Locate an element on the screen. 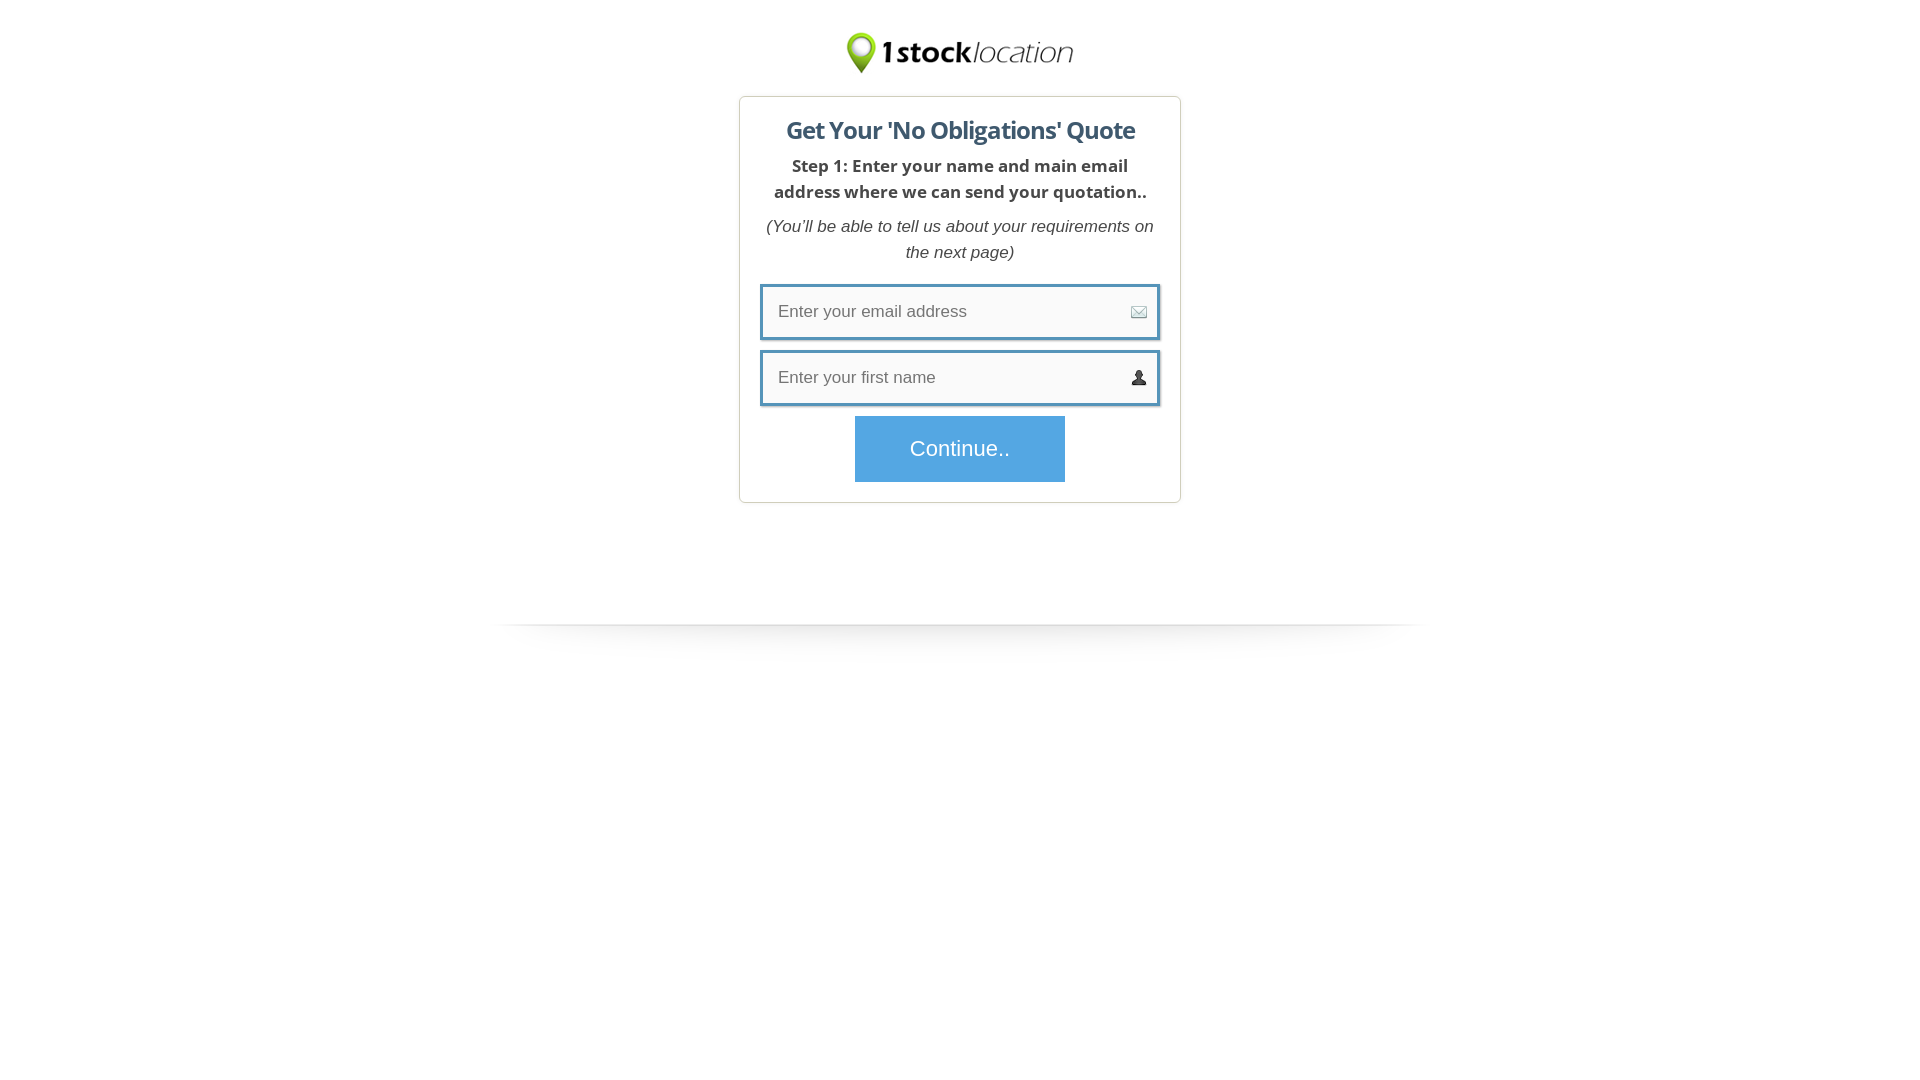 Image resolution: width=1920 pixels, height=1080 pixels. 'Continue..' is located at coordinates (960, 447).